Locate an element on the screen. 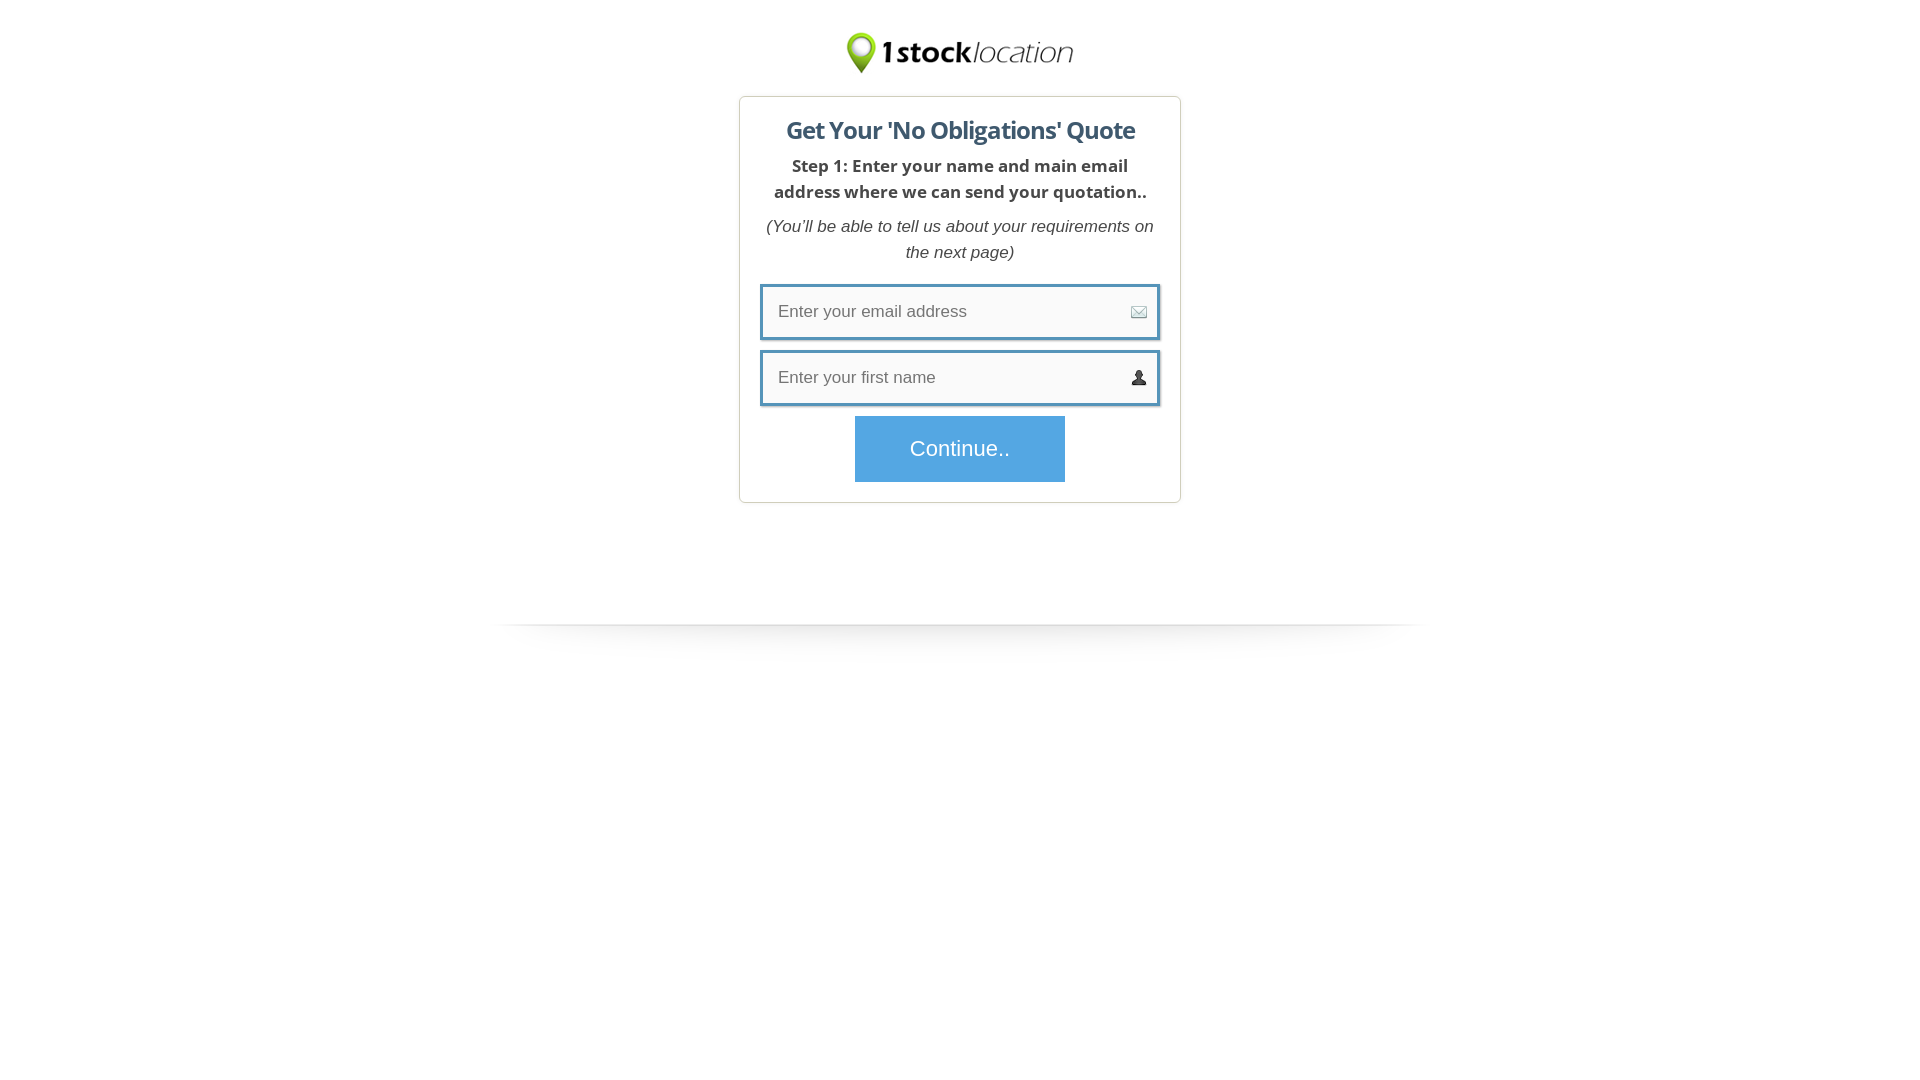 Image resolution: width=1920 pixels, height=1080 pixels. 'Continue..' is located at coordinates (960, 447).